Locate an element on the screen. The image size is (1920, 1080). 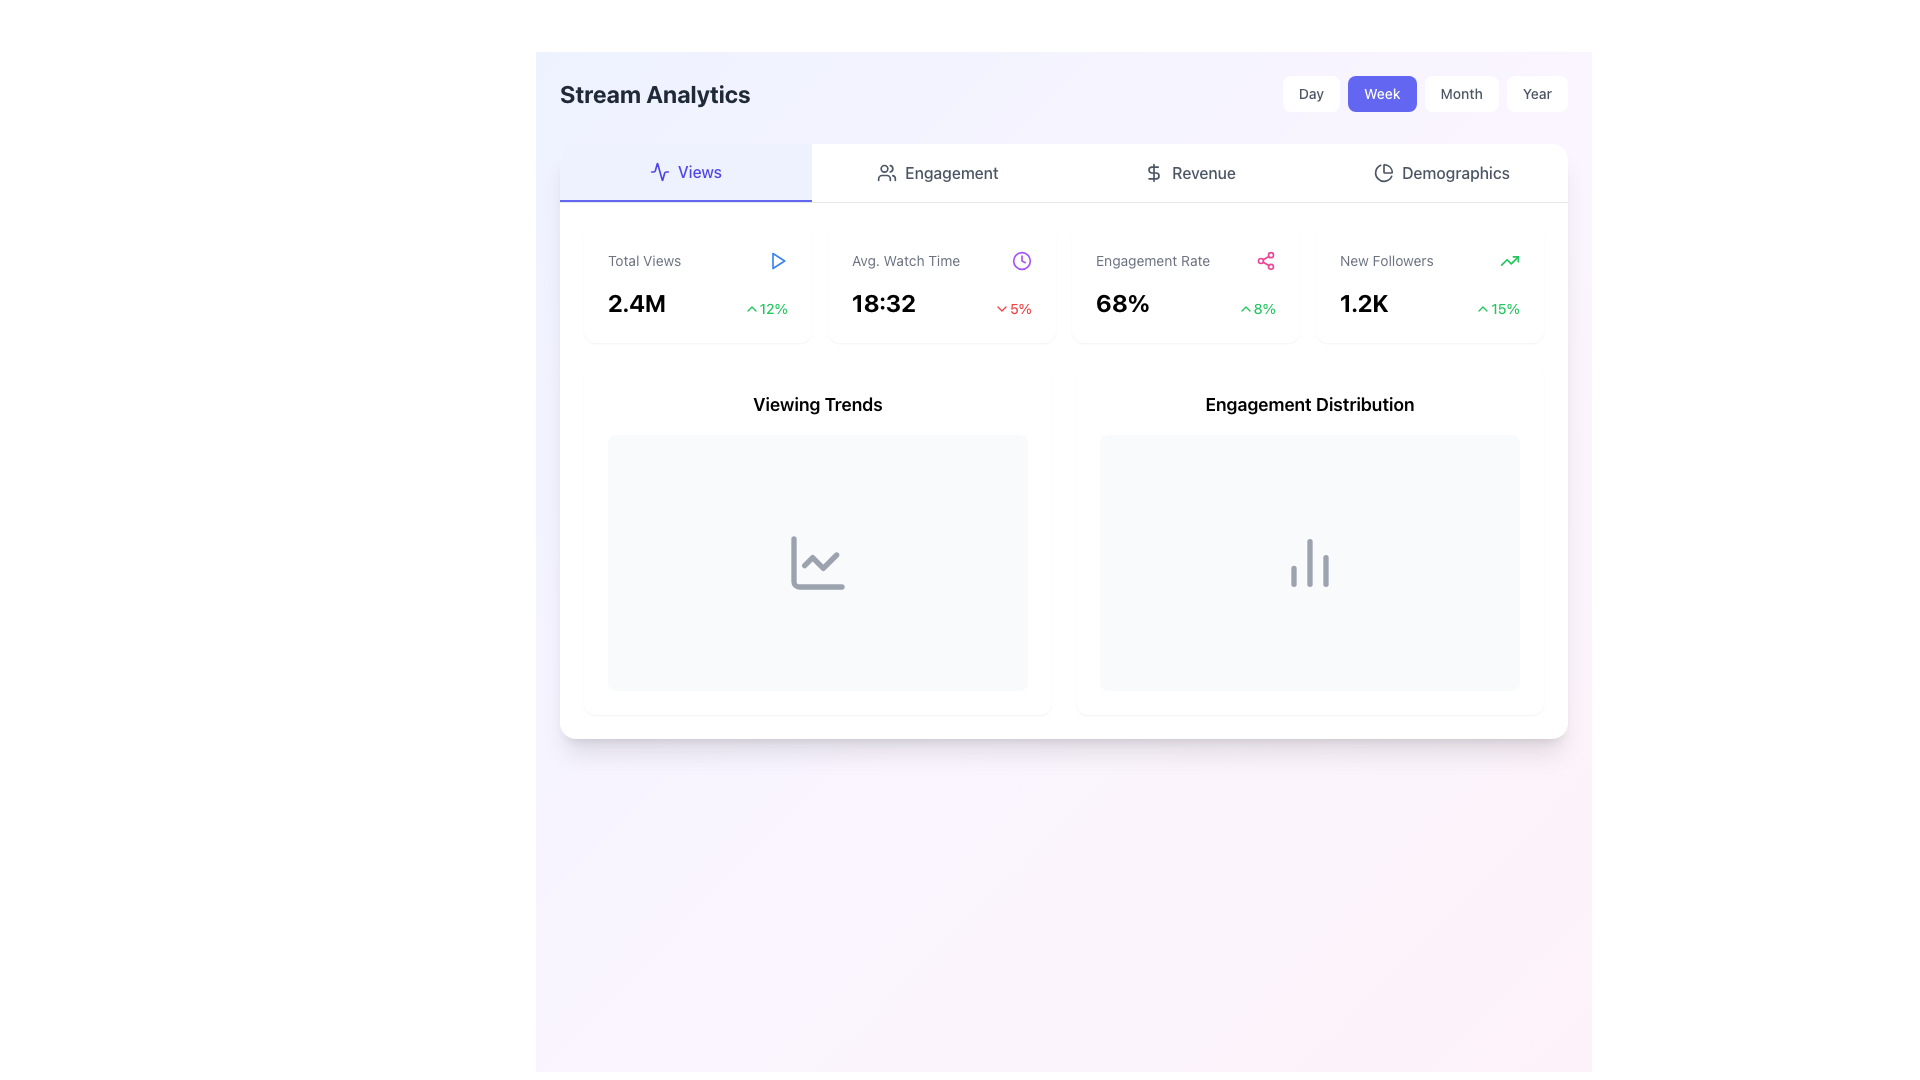
the composite UI element that displays '5%' in red with a downward-pointing chevron icon, located next to '18:32' in the summary metrics row under 'Avg. Watch Time' is located at coordinates (1012, 308).